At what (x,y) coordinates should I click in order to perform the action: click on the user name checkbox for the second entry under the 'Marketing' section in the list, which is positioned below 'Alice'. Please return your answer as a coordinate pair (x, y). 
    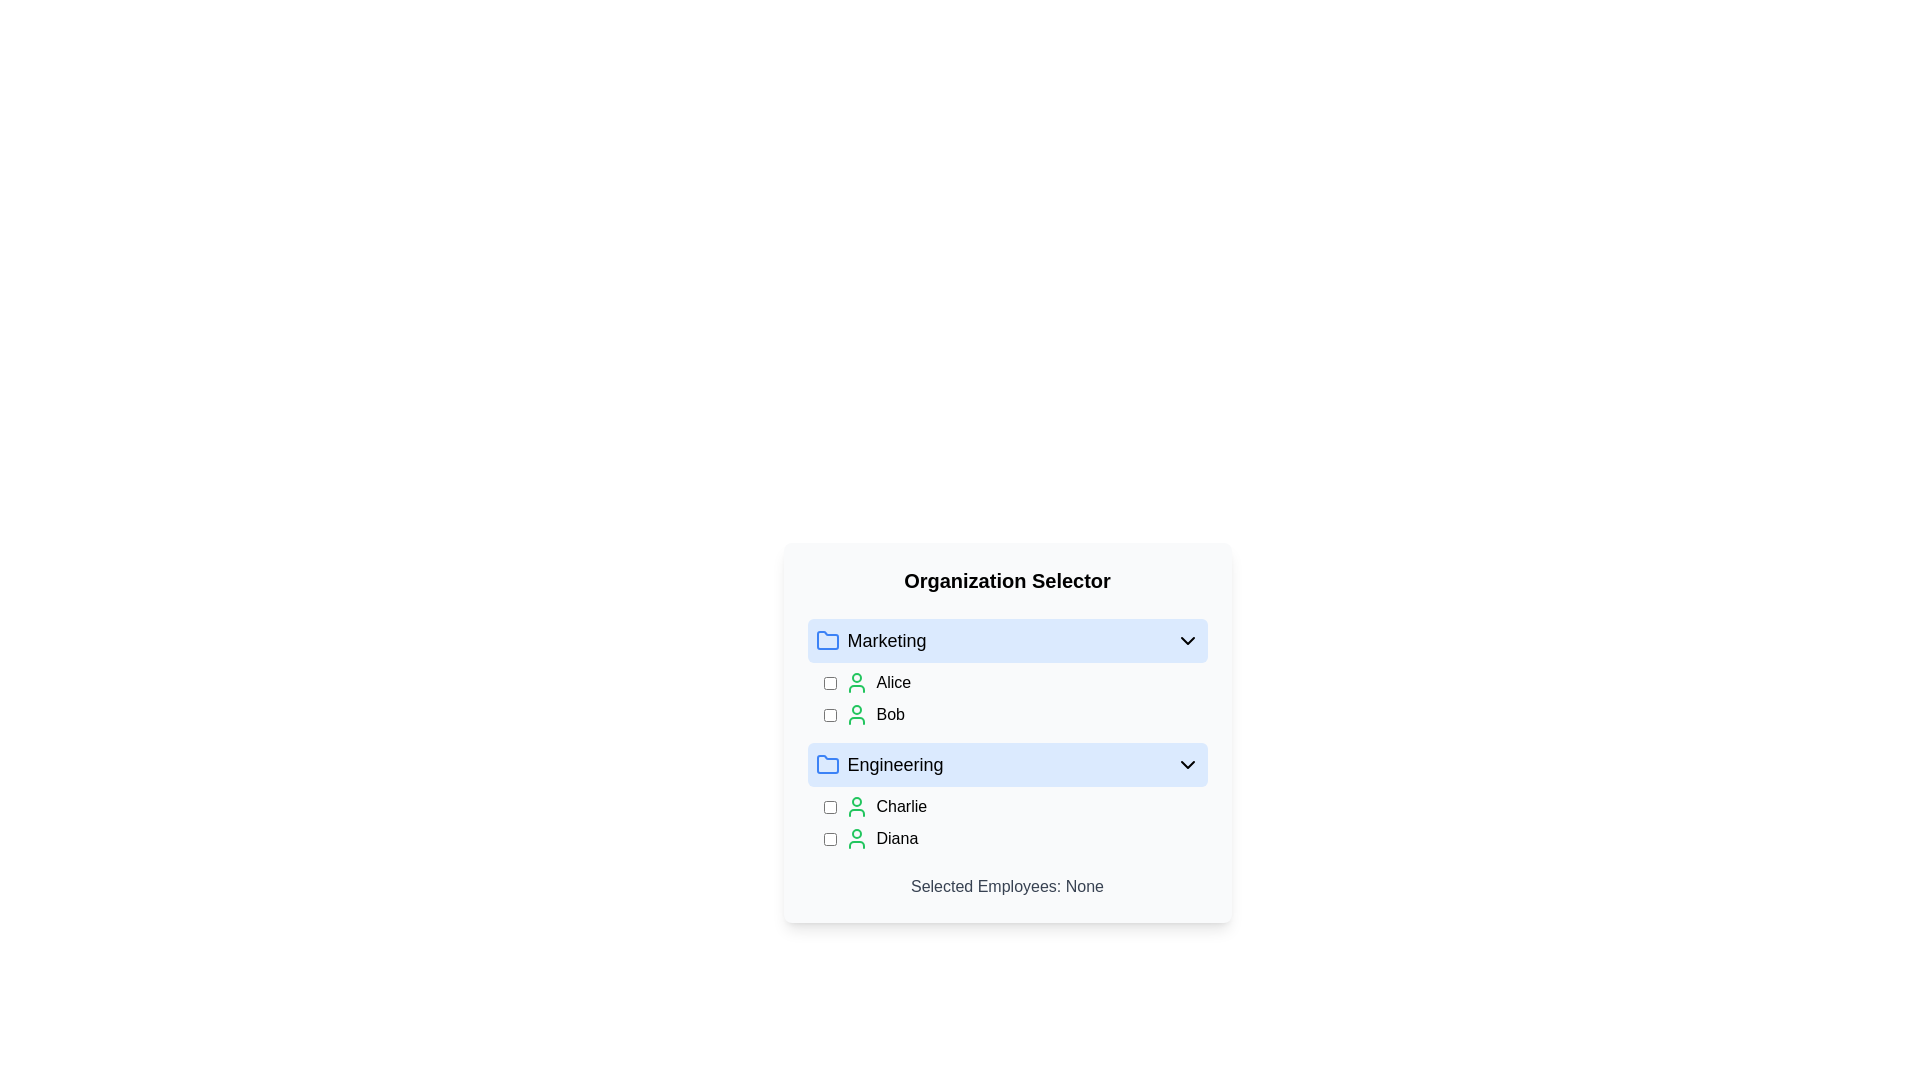
    Looking at the image, I should click on (1015, 713).